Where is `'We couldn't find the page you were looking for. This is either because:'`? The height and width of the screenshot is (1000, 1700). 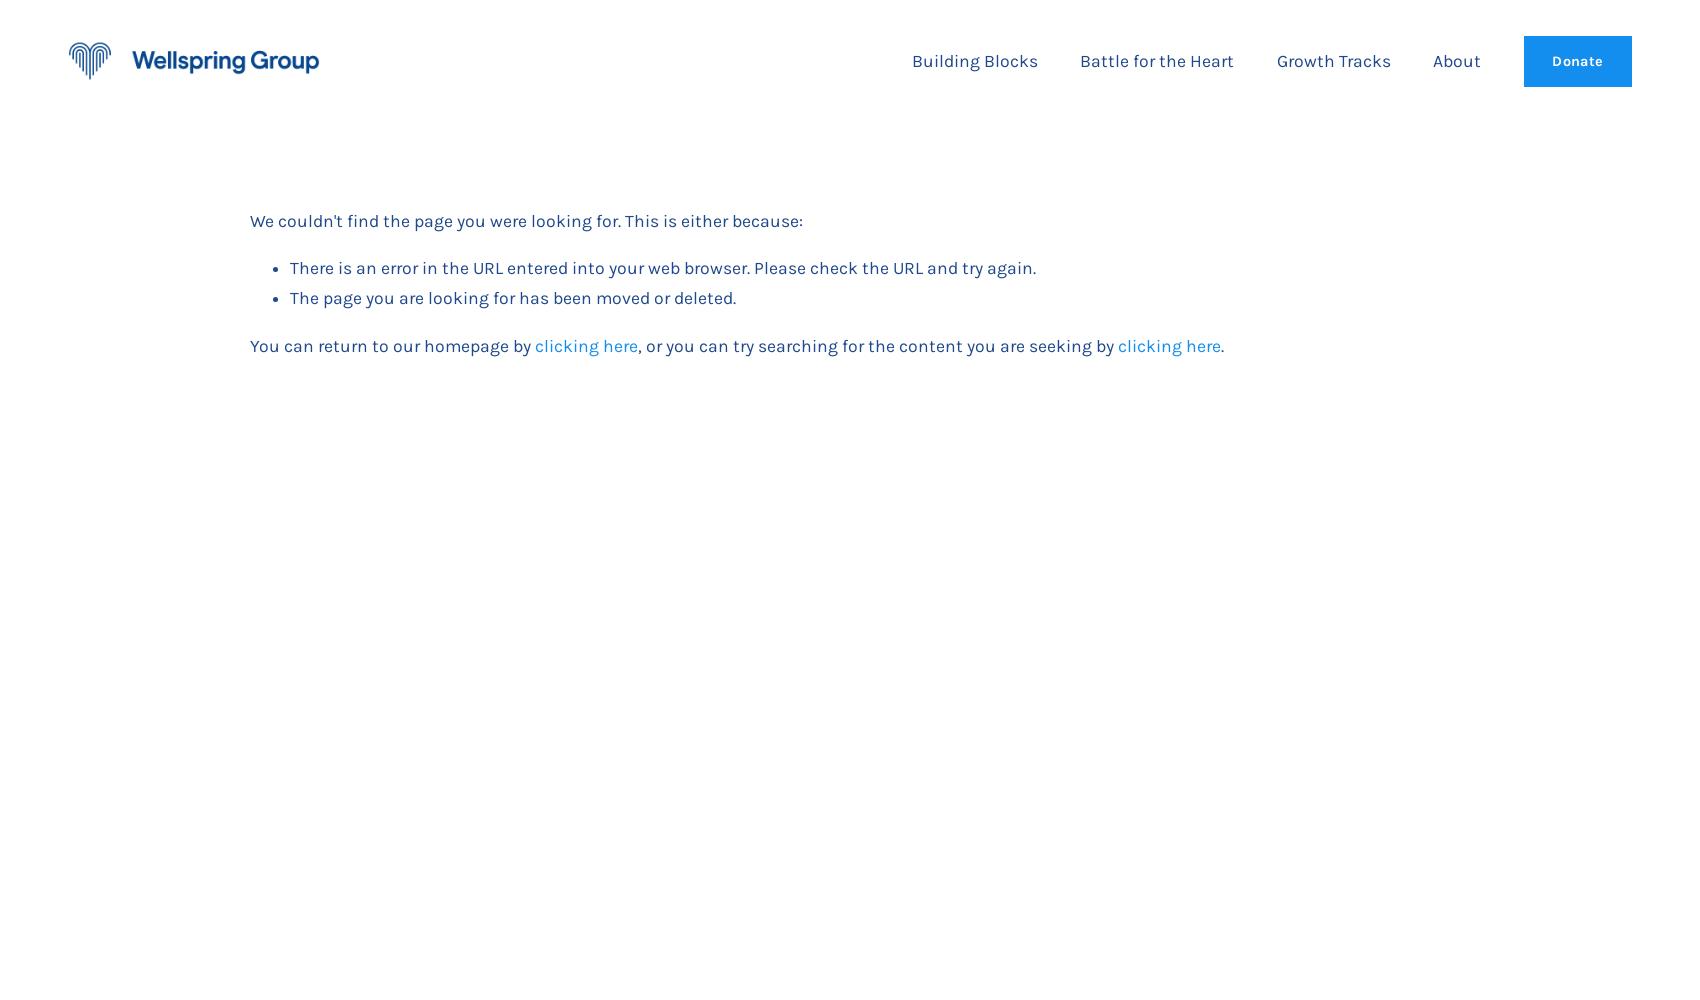 'We couldn't find the page you were looking for. This is either because:' is located at coordinates (250, 219).